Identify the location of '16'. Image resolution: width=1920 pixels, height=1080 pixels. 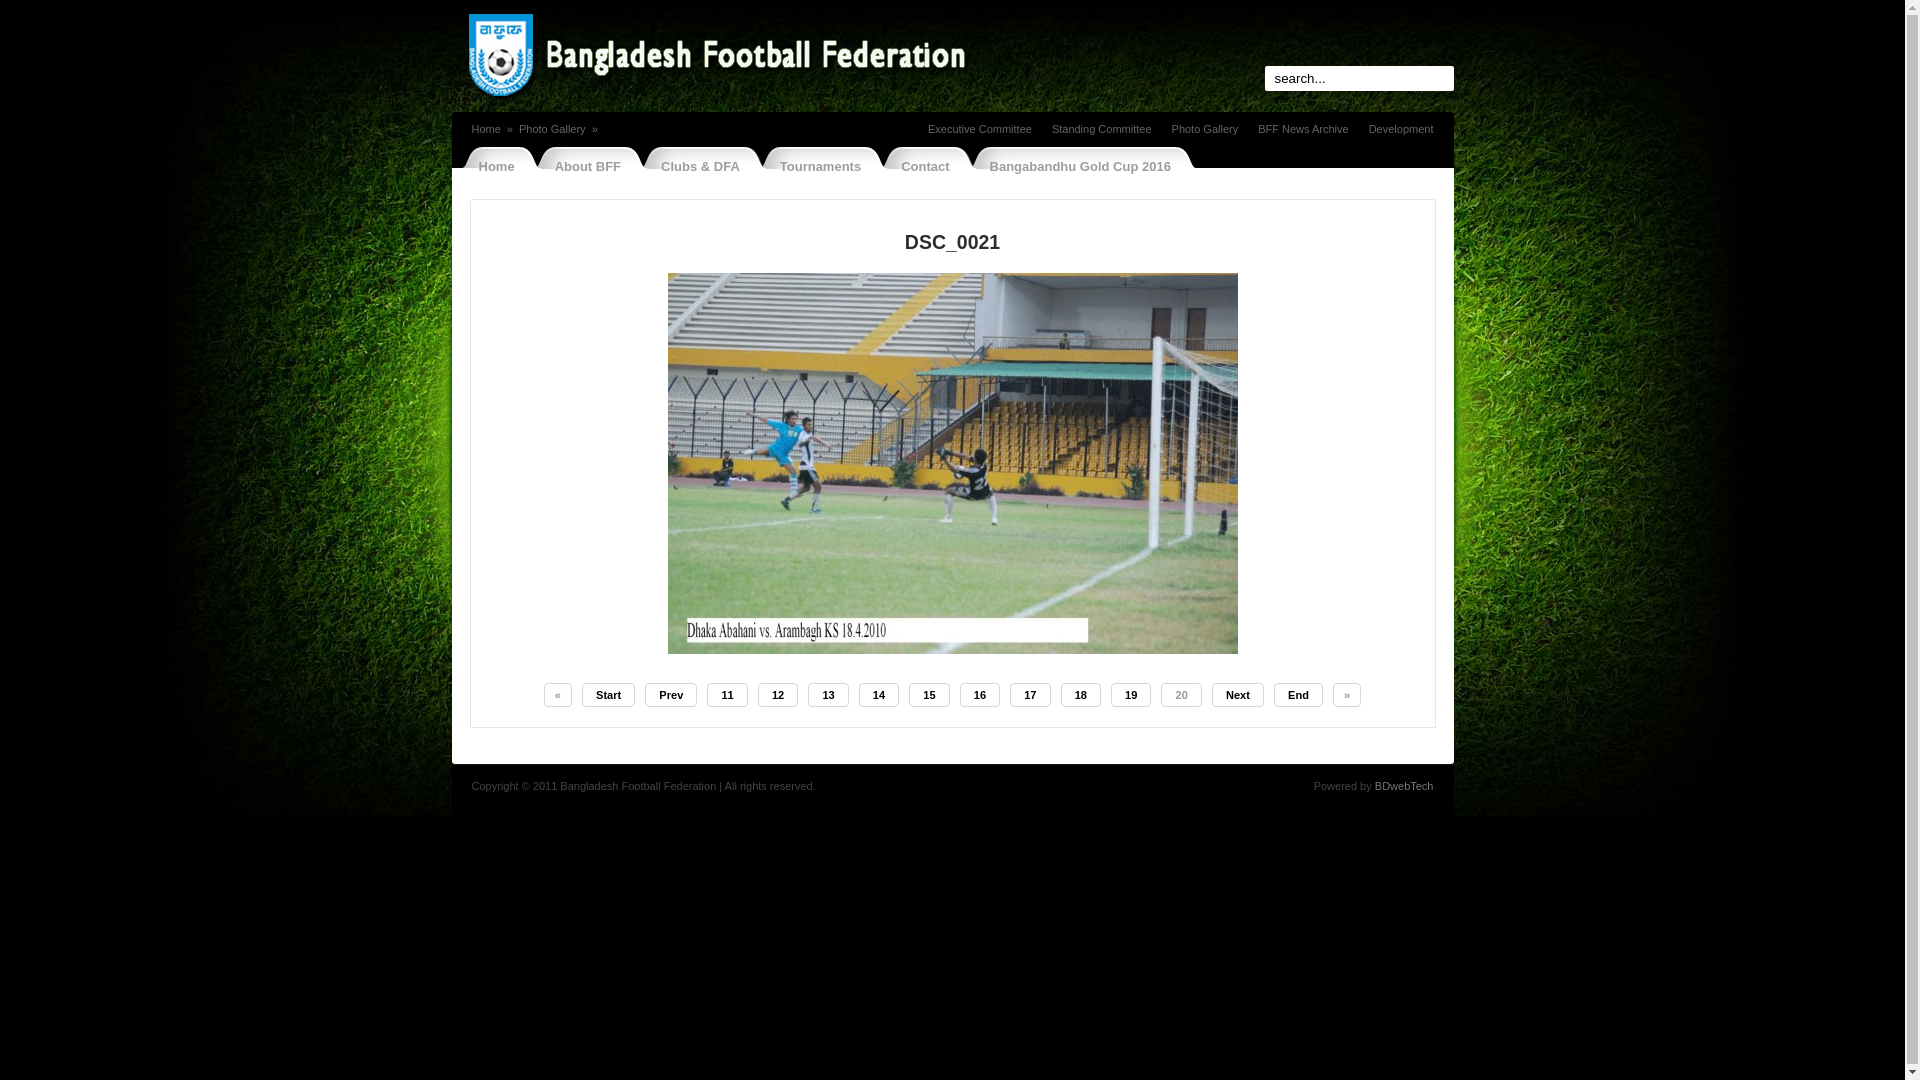
(974, 693).